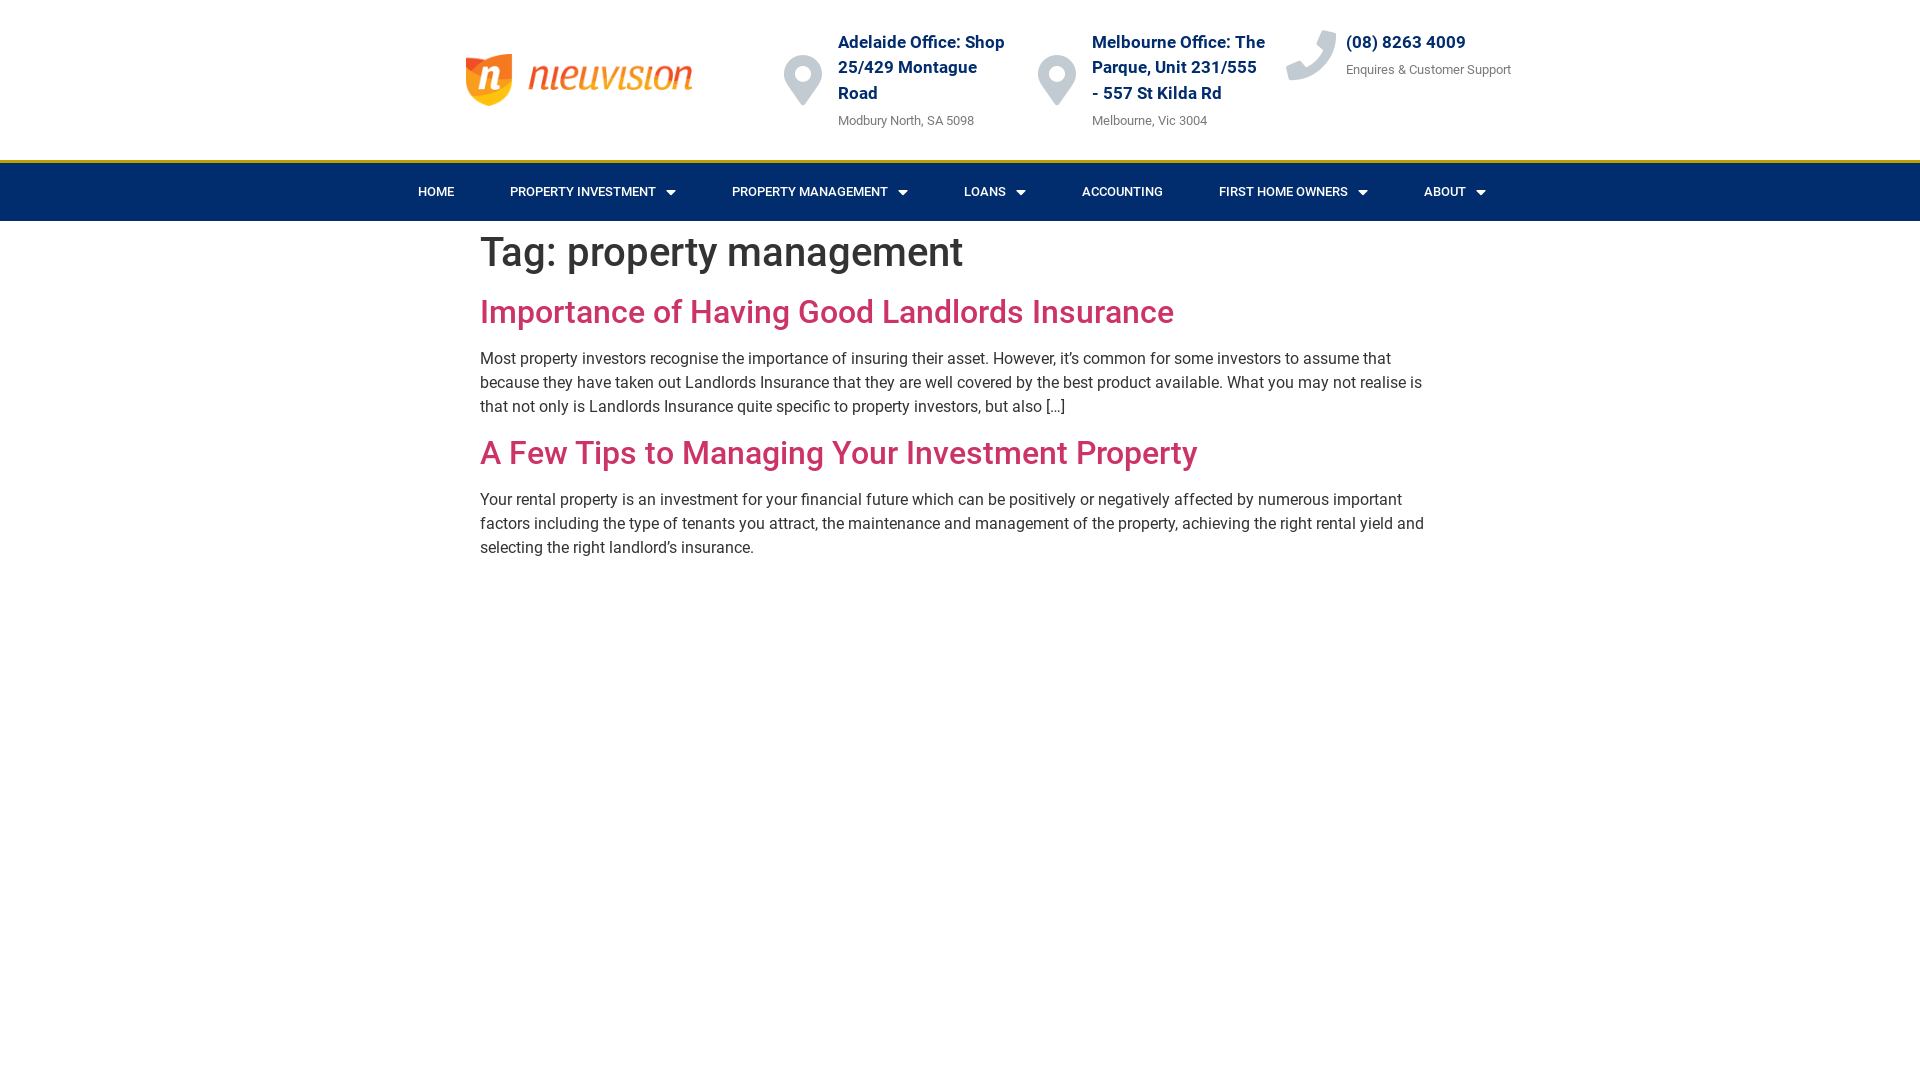 The image size is (1920, 1080). What do you see at coordinates (1293, 192) in the screenshot?
I see `'FIRST HOME OWNERS'` at bounding box center [1293, 192].